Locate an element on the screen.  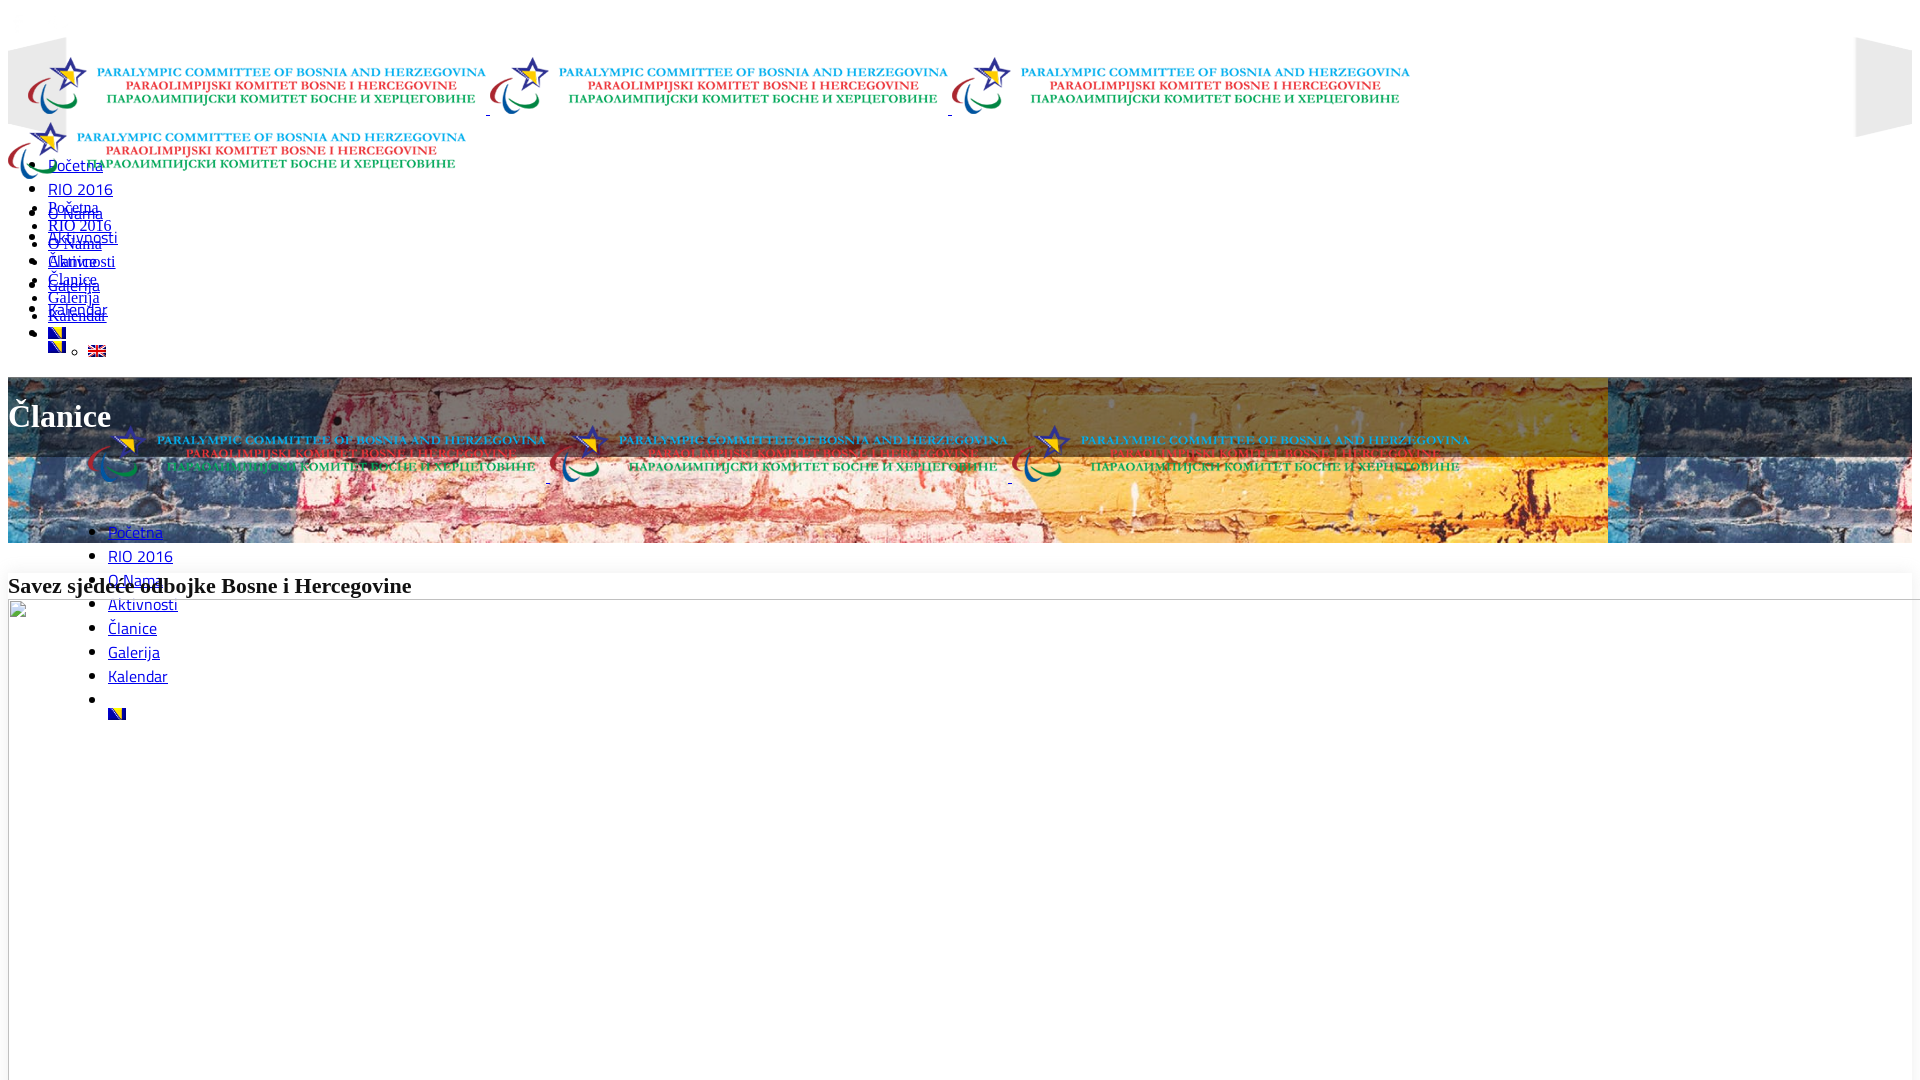
'Galerija' is located at coordinates (107, 651).